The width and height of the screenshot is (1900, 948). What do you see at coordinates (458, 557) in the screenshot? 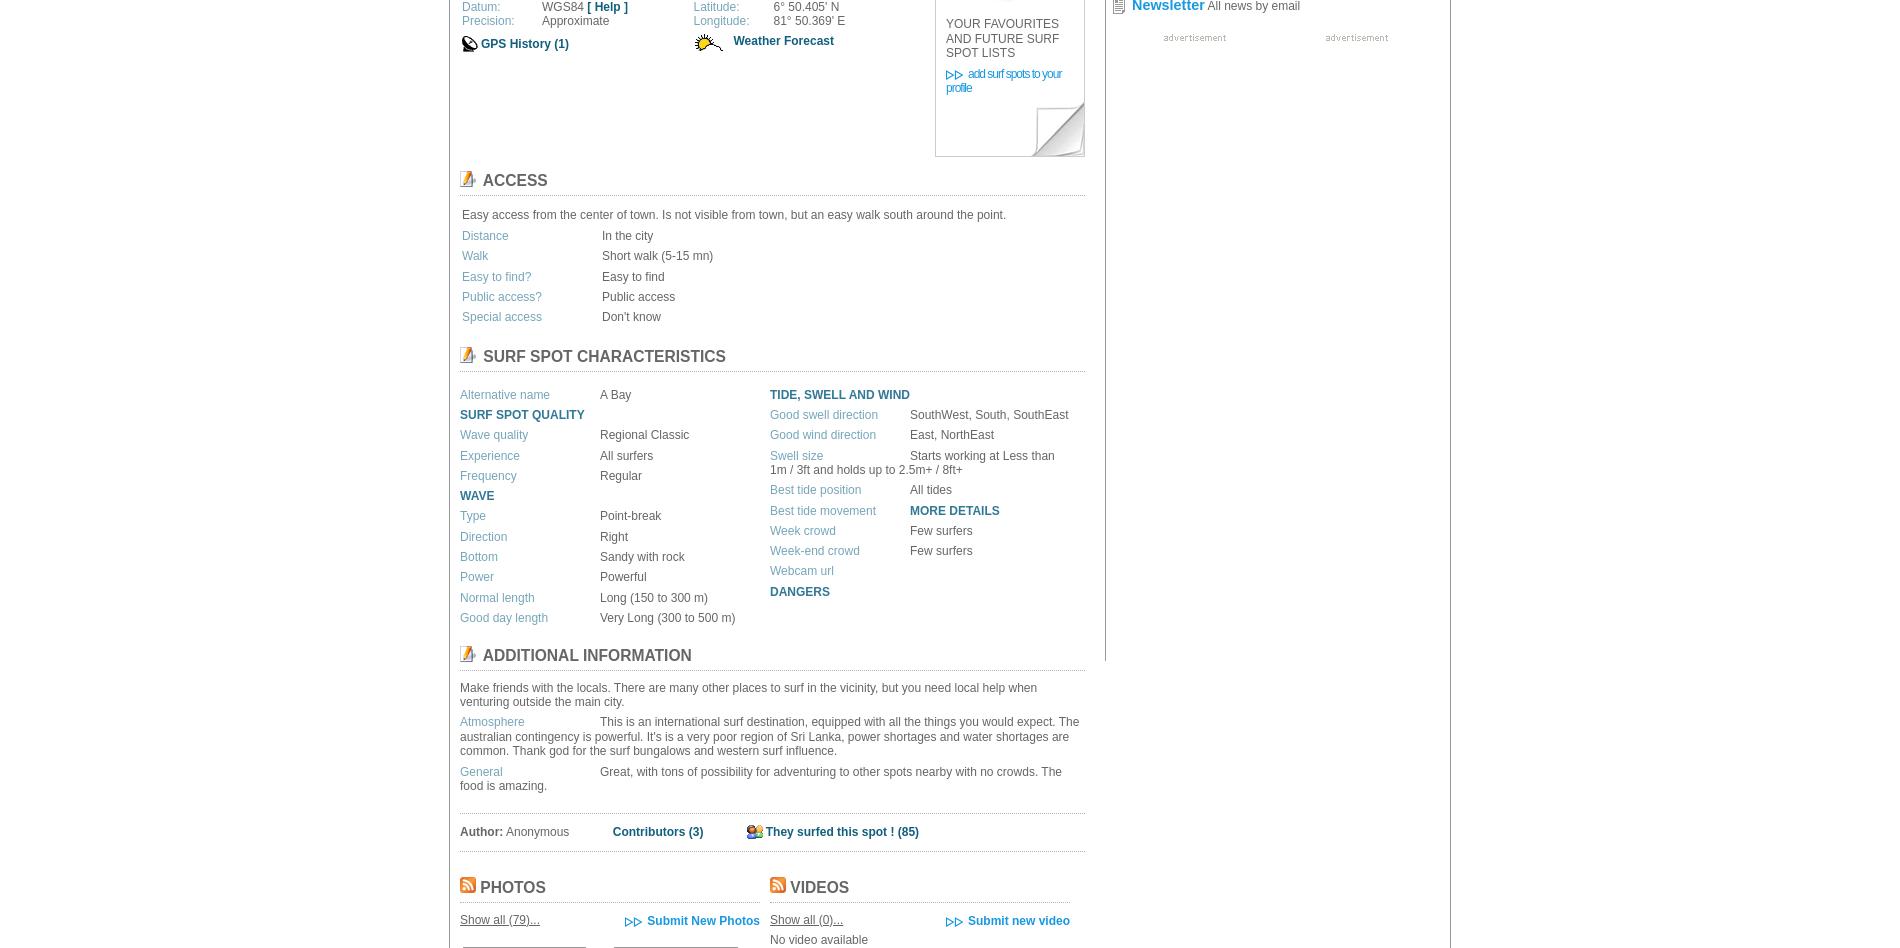
I see `'Bottom'` at bounding box center [458, 557].